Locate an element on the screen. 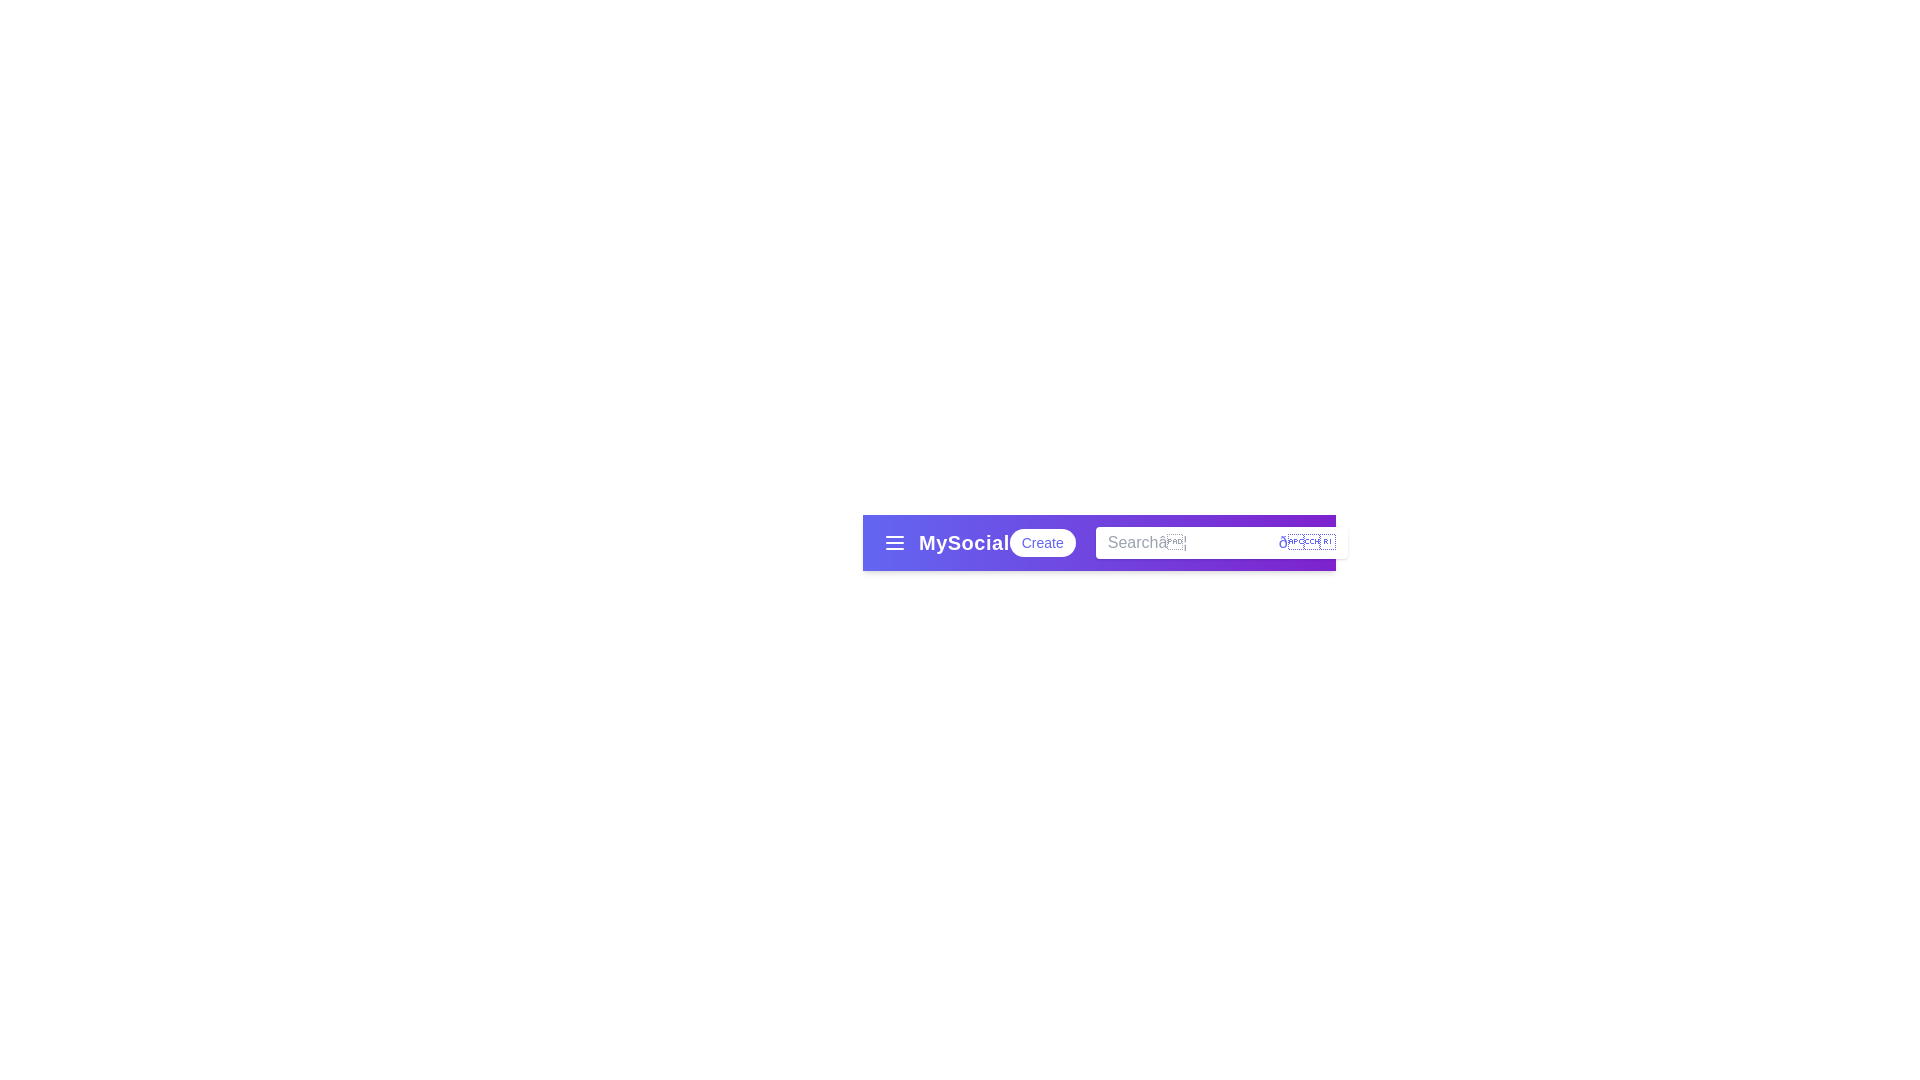 This screenshot has width=1920, height=1080. the text 'MySocial' is located at coordinates (944, 543).